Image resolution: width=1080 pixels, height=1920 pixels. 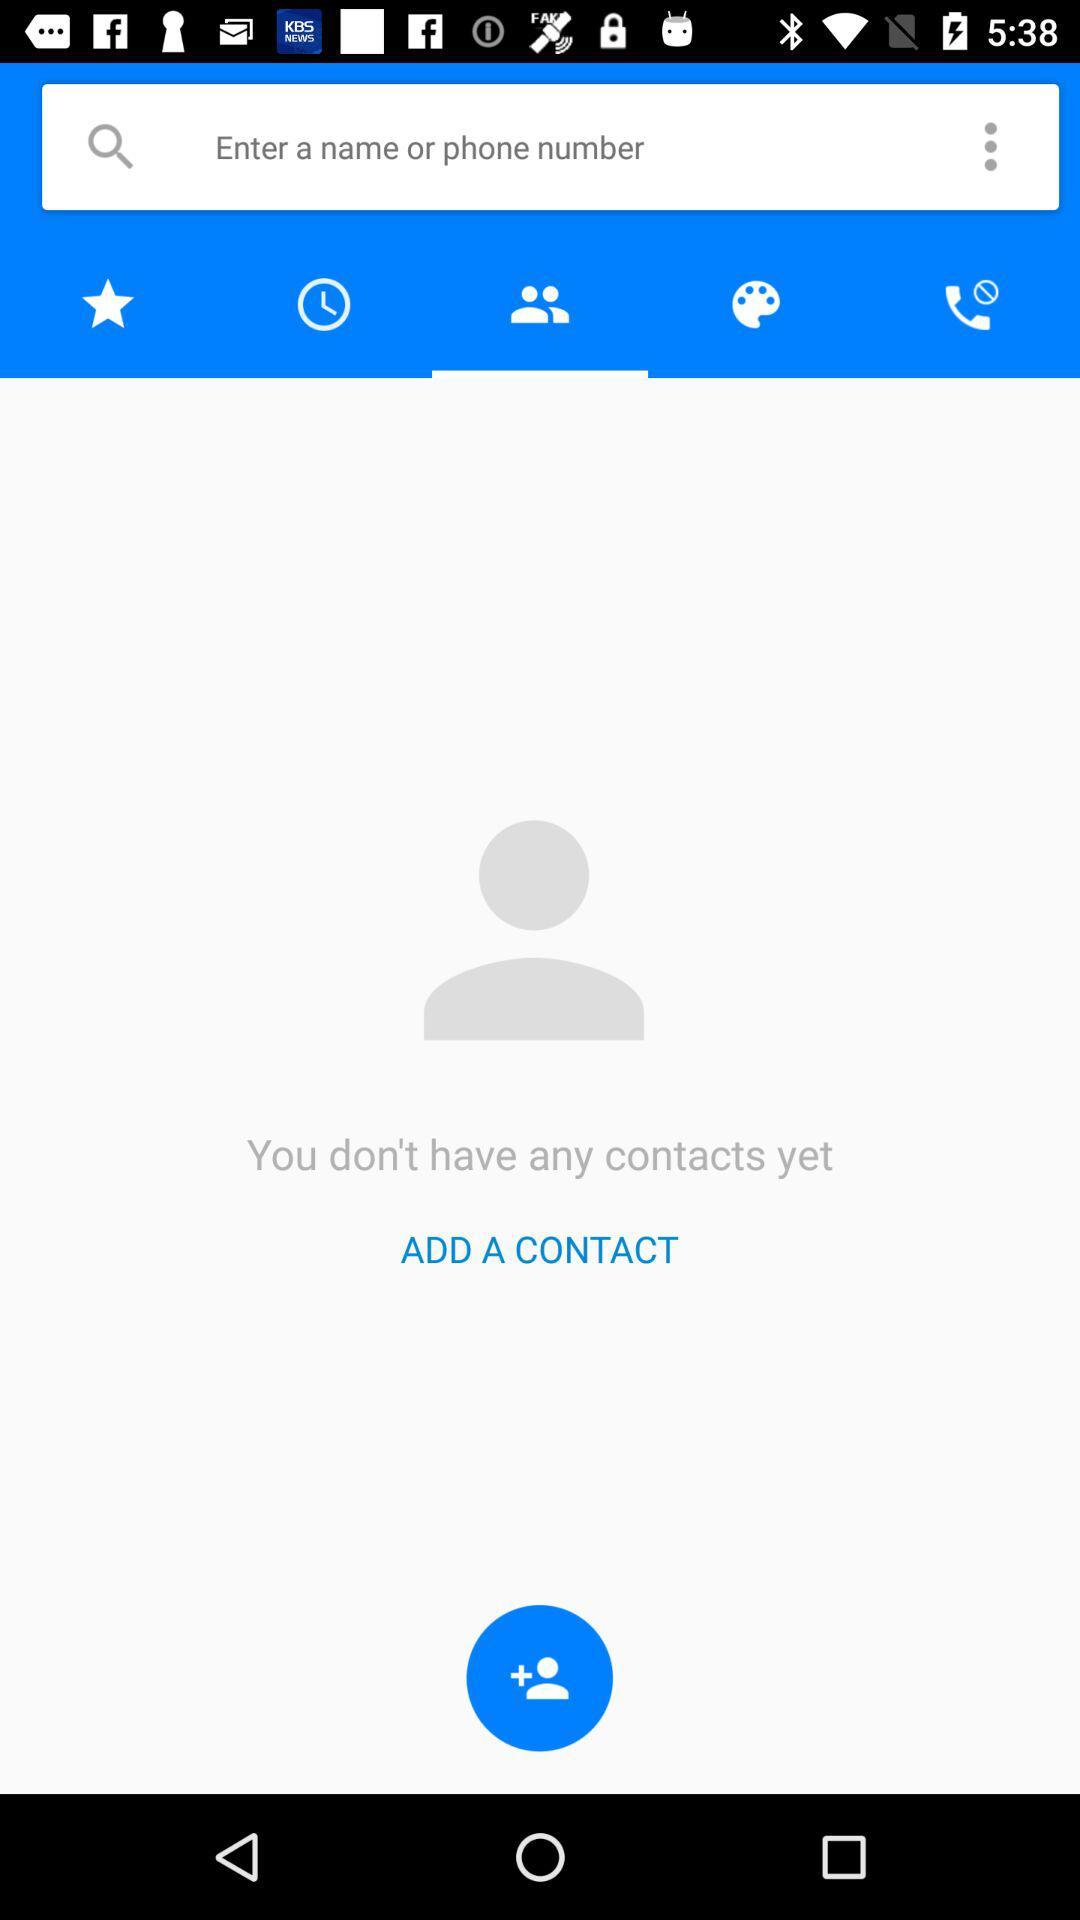 I want to click on contacts option, so click(x=108, y=303).